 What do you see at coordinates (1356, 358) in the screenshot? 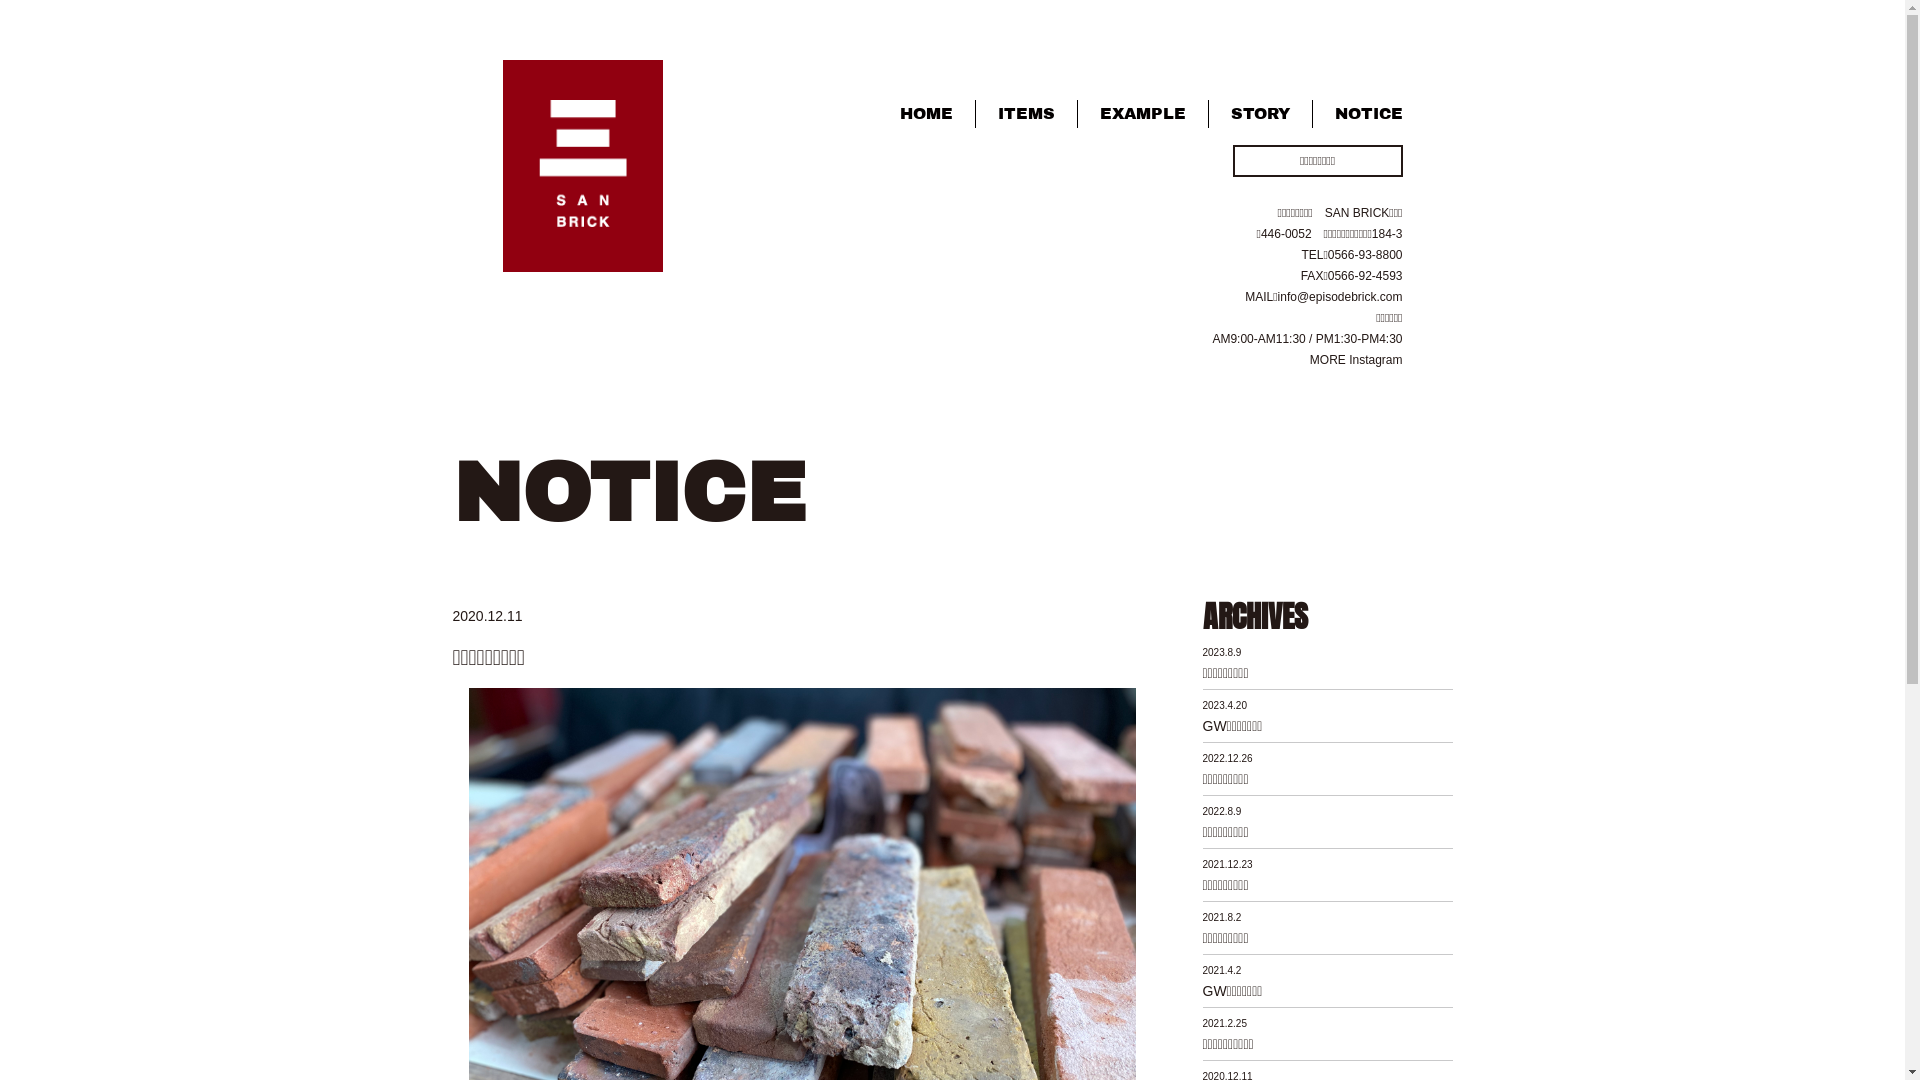
I see `'MORE Instagram'` at bounding box center [1356, 358].